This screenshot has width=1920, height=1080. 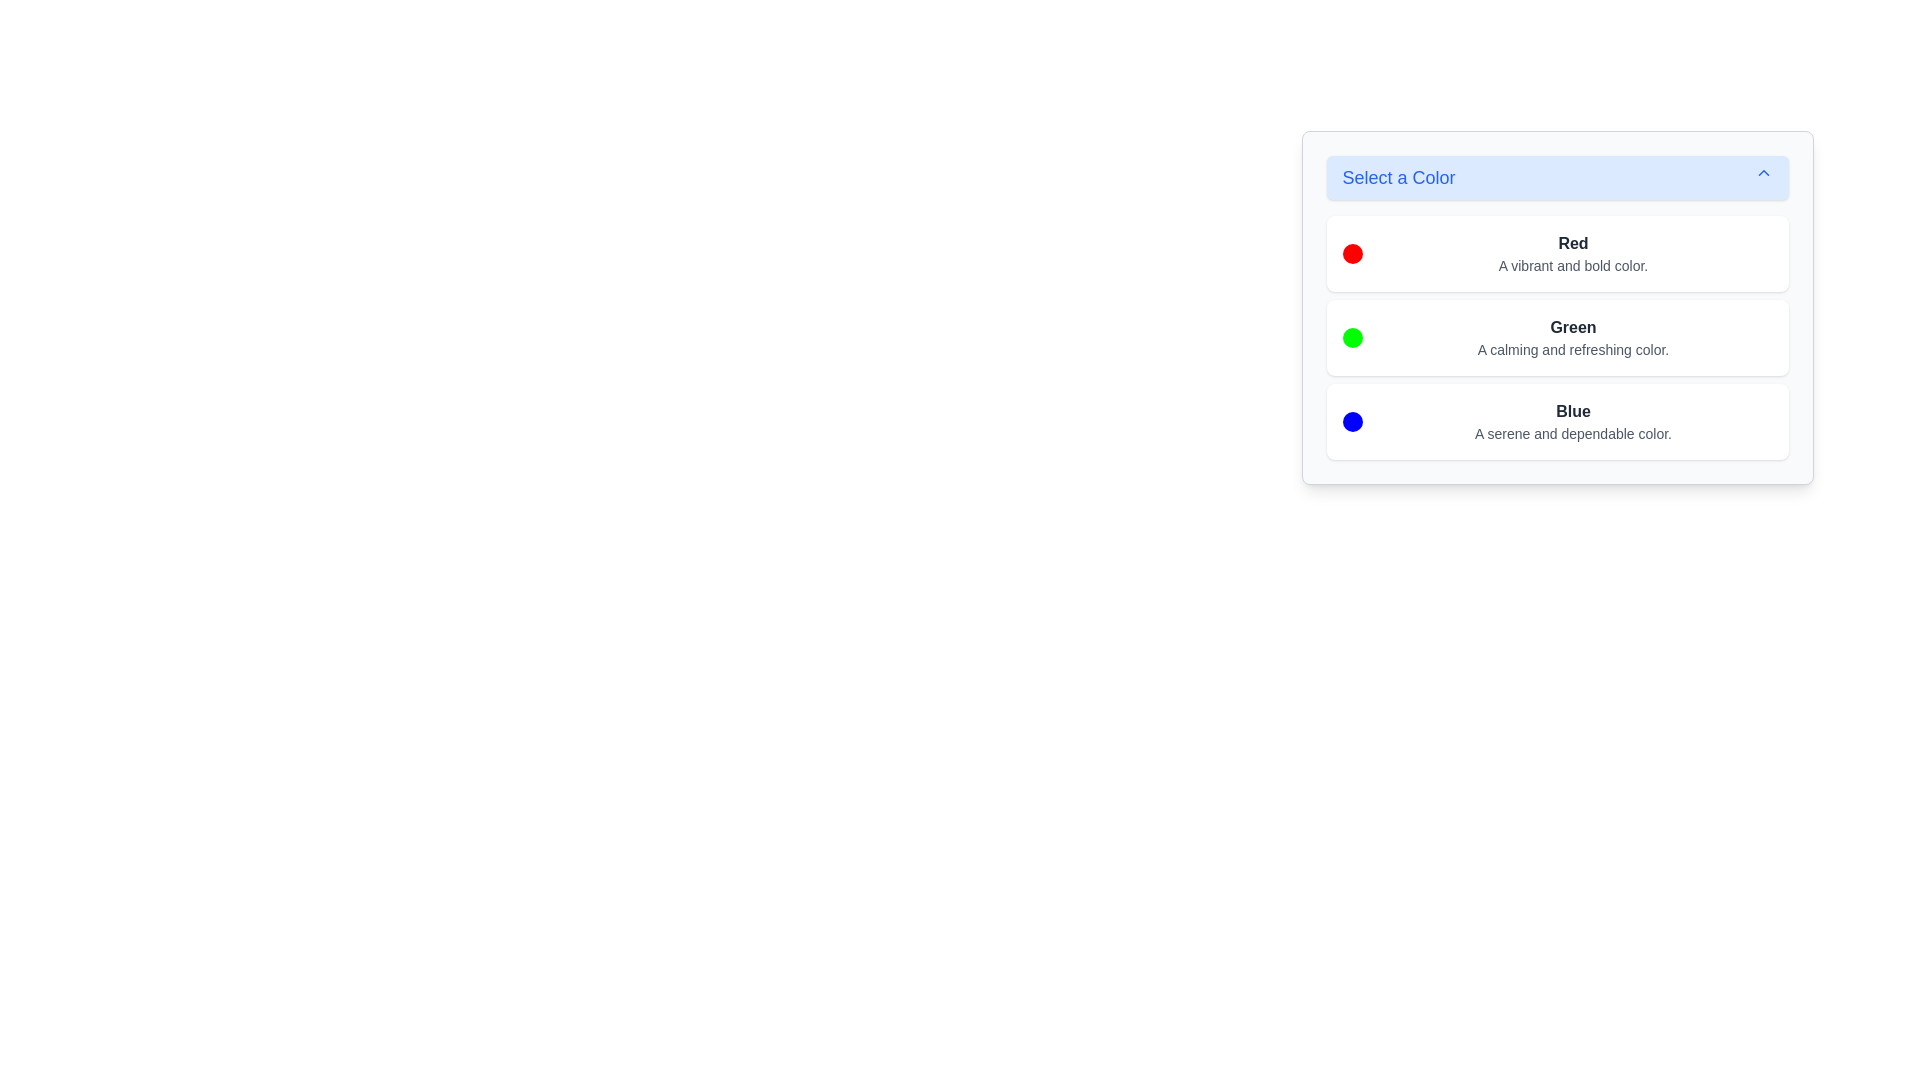 I want to click on the selectable list item representing the color blue in the 'Select a Color' section using the keyboard, so click(x=1556, y=420).